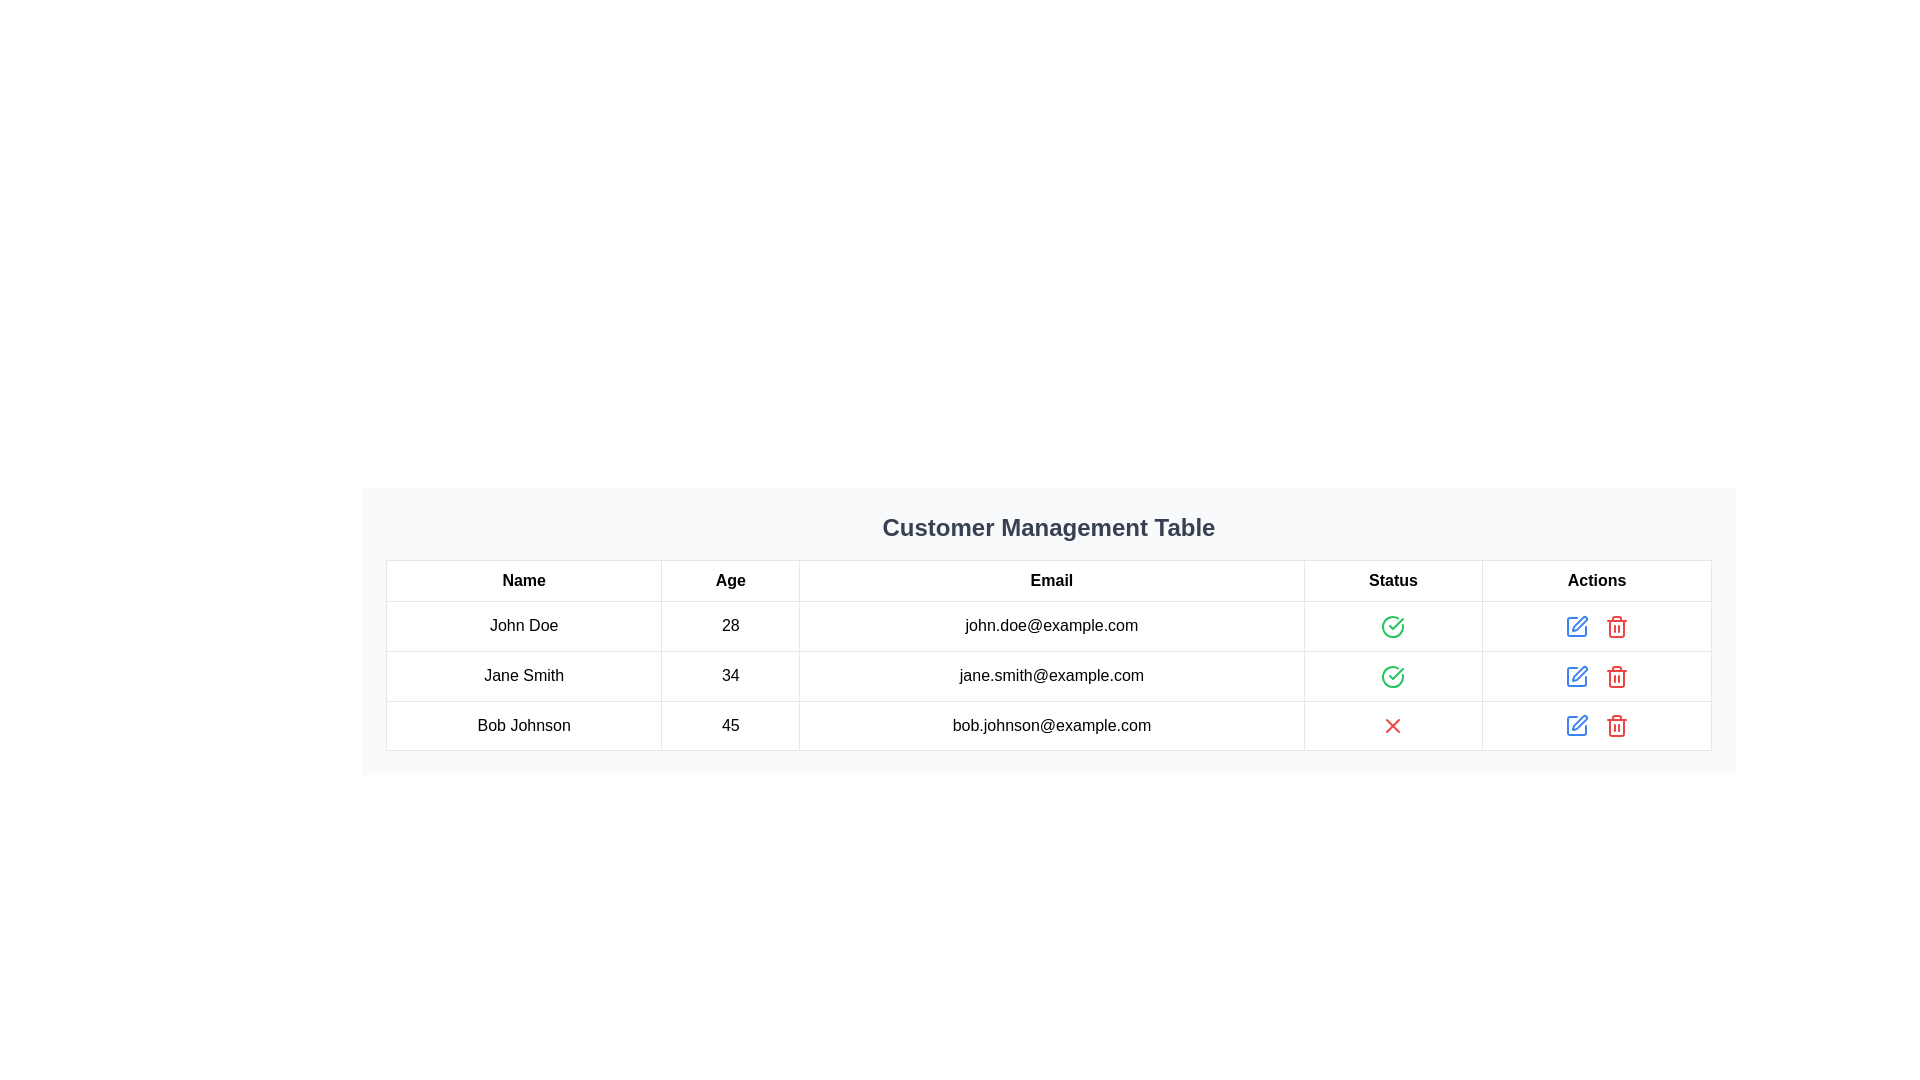  Describe the element at coordinates (1392, 581) in the screenshot. I see `the 'Status' text label in the fourth column of the table header, which is positioned between the 'Email' and 'Actions' columns` at that location.